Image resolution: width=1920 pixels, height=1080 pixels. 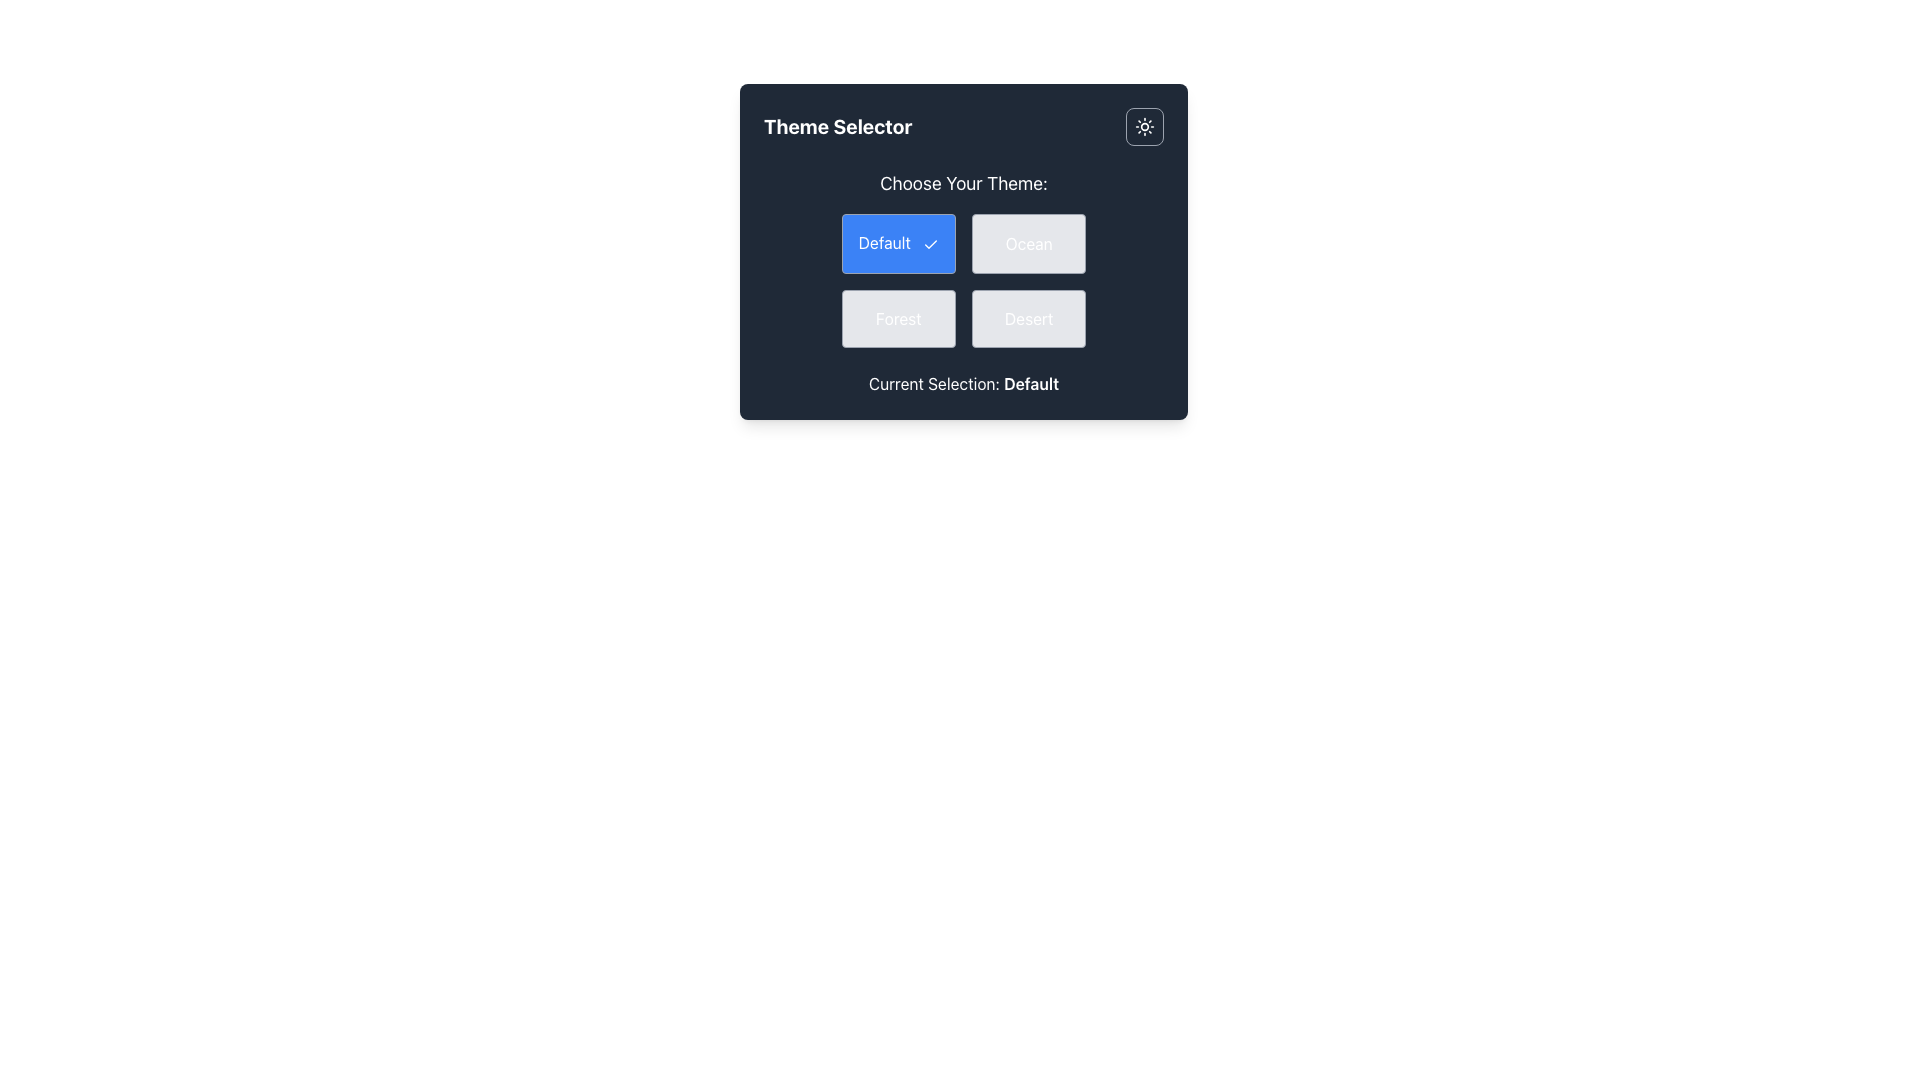 I want to click on the 'Default' option in the theme selection grid, which is styled with a blue background and white text, so click(x=964, y=280).